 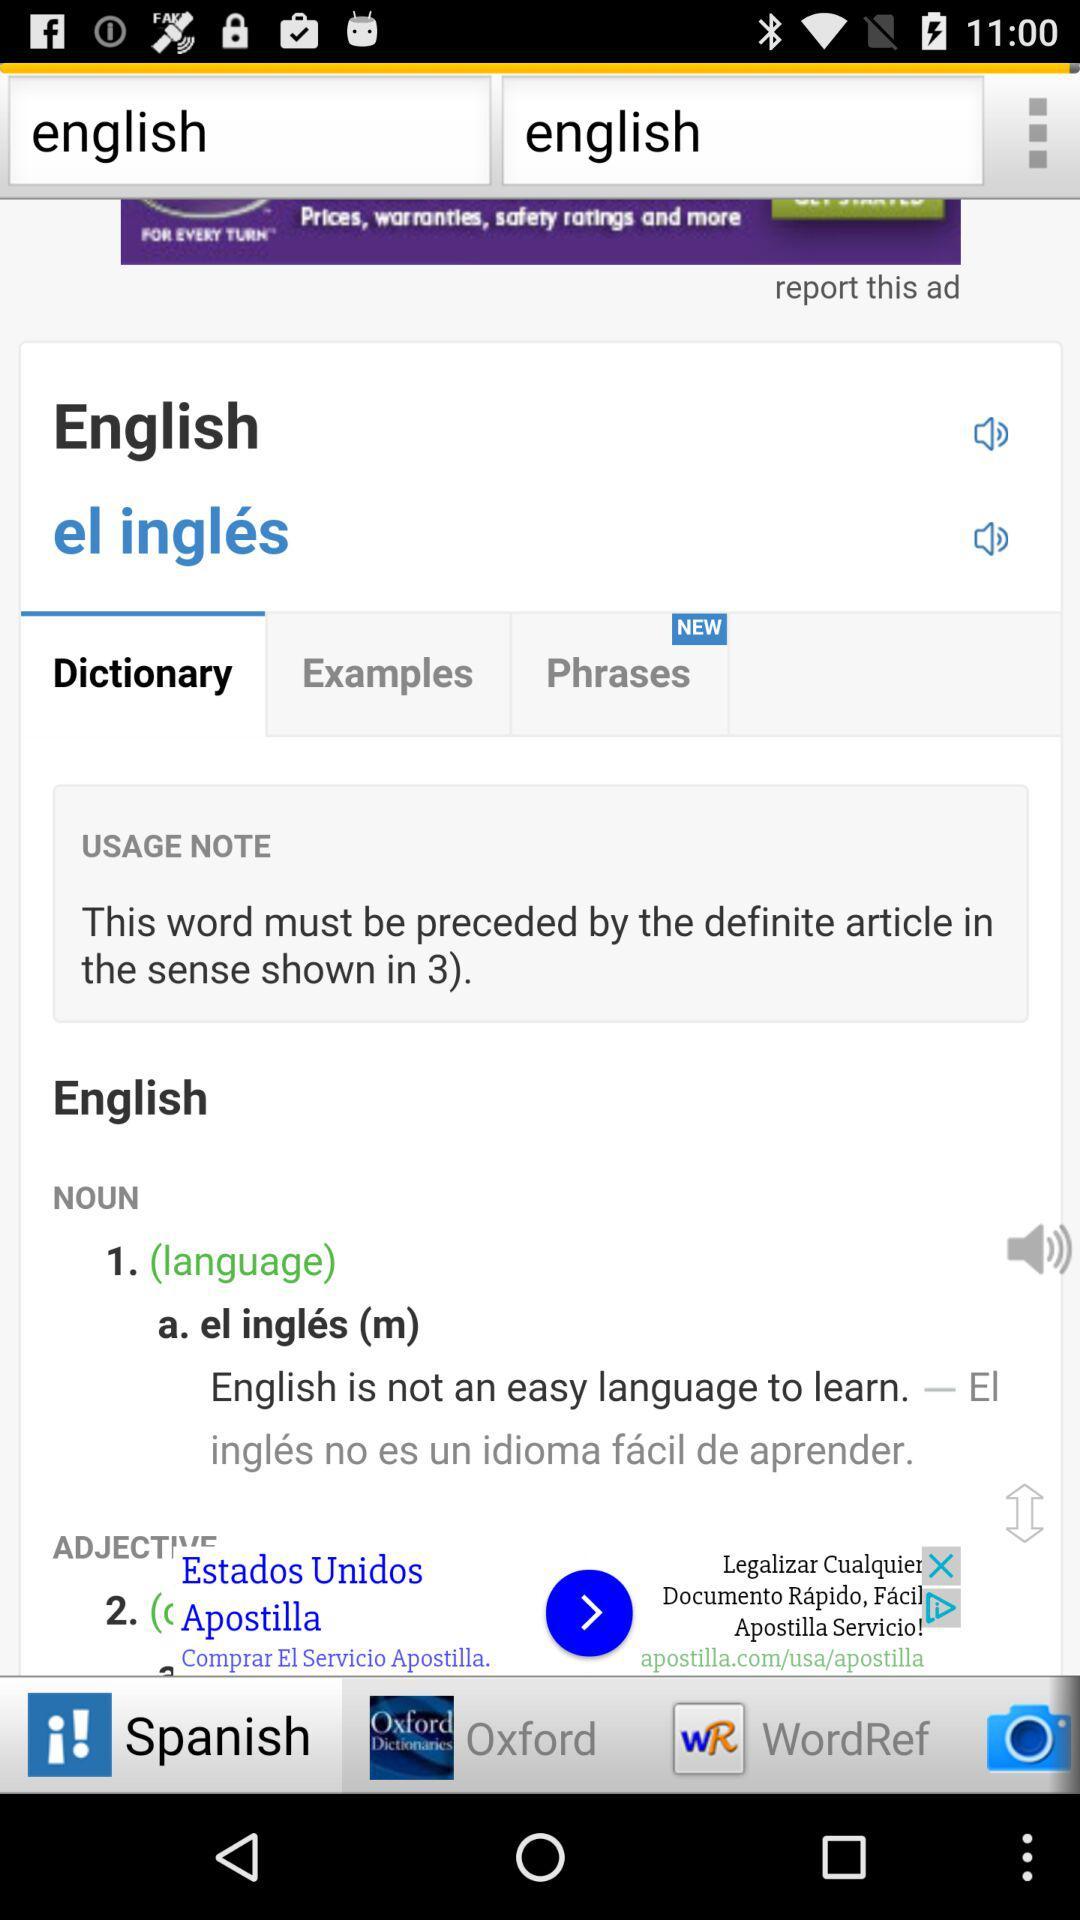 What do you see at coordinates (1036, 1335) in the screenshot?
I see `the volume icon` at bounding box center [1036, 1335].